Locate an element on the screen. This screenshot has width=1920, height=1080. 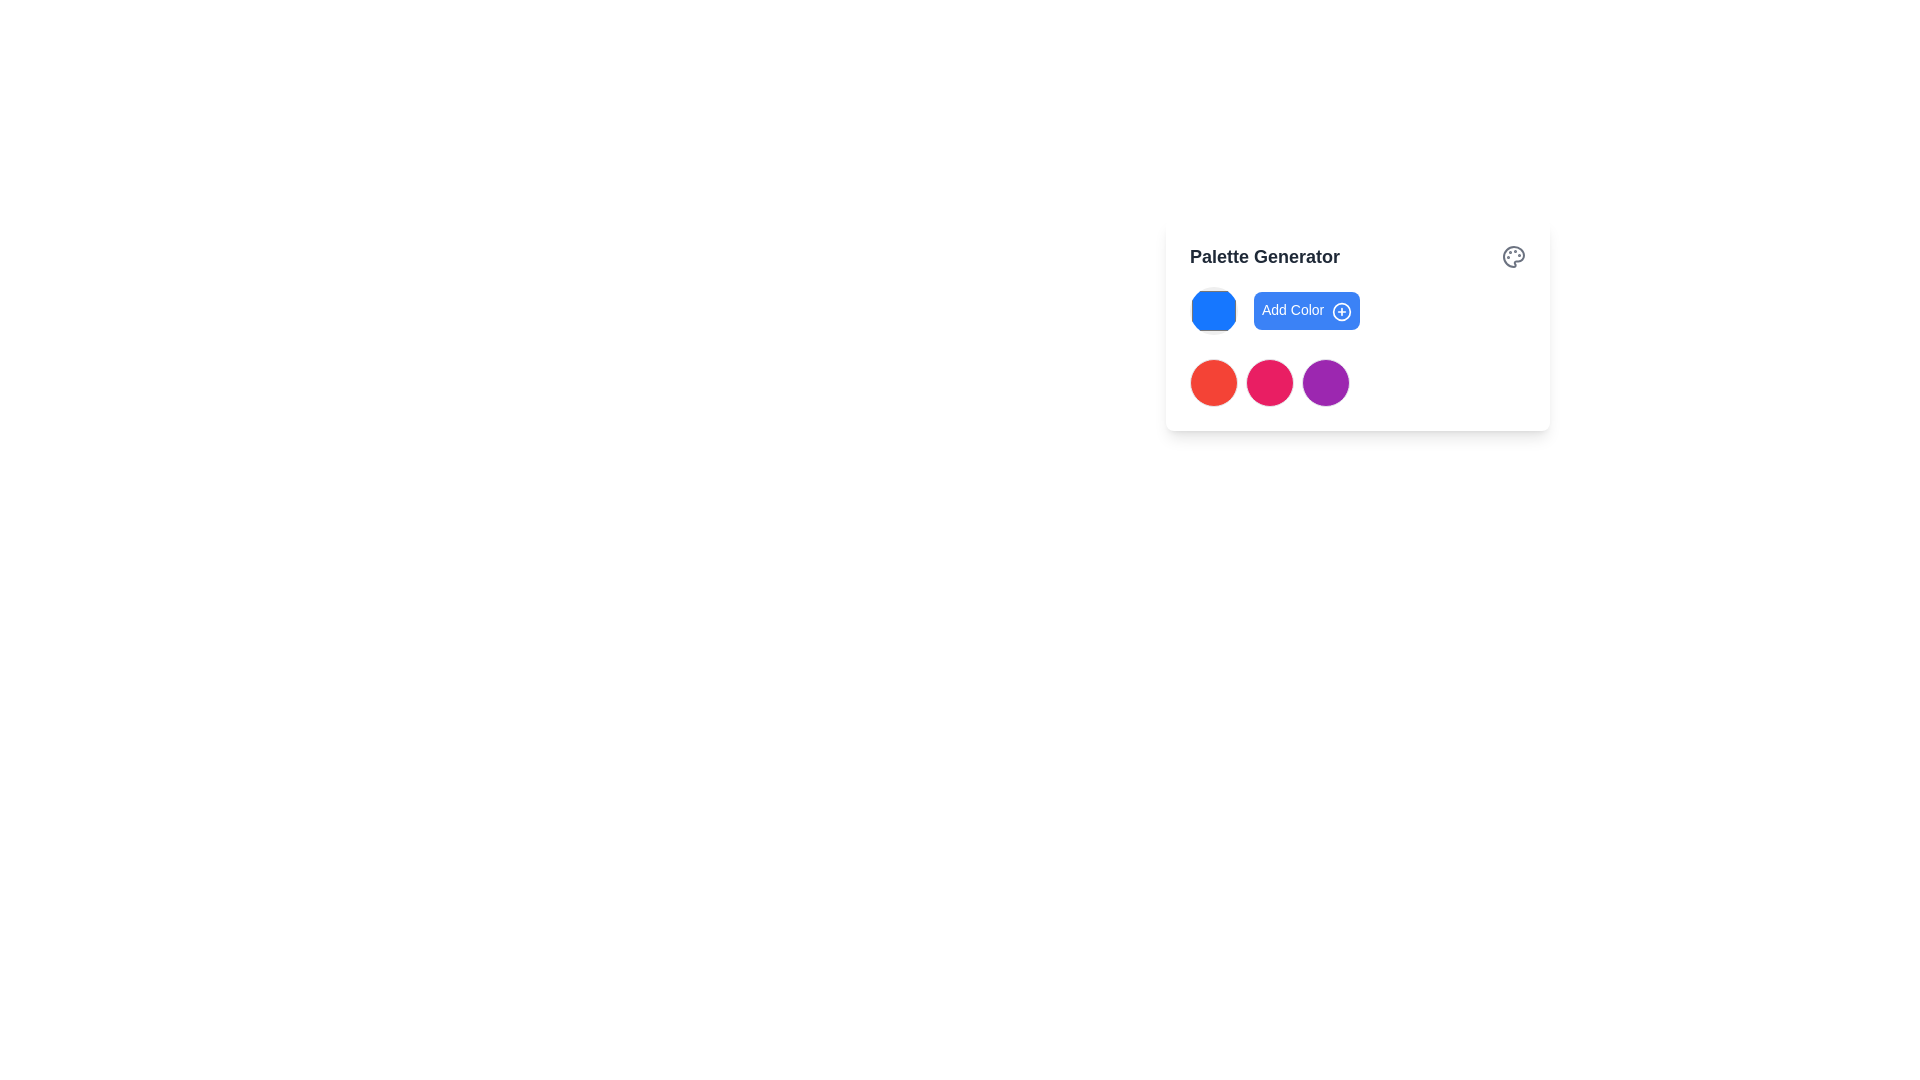
the circular unfilled icon with a gray outline that resembles a palette, located in the top-right corner of the 'Palette Generator' card interface is located at coordinates (1513, 256).